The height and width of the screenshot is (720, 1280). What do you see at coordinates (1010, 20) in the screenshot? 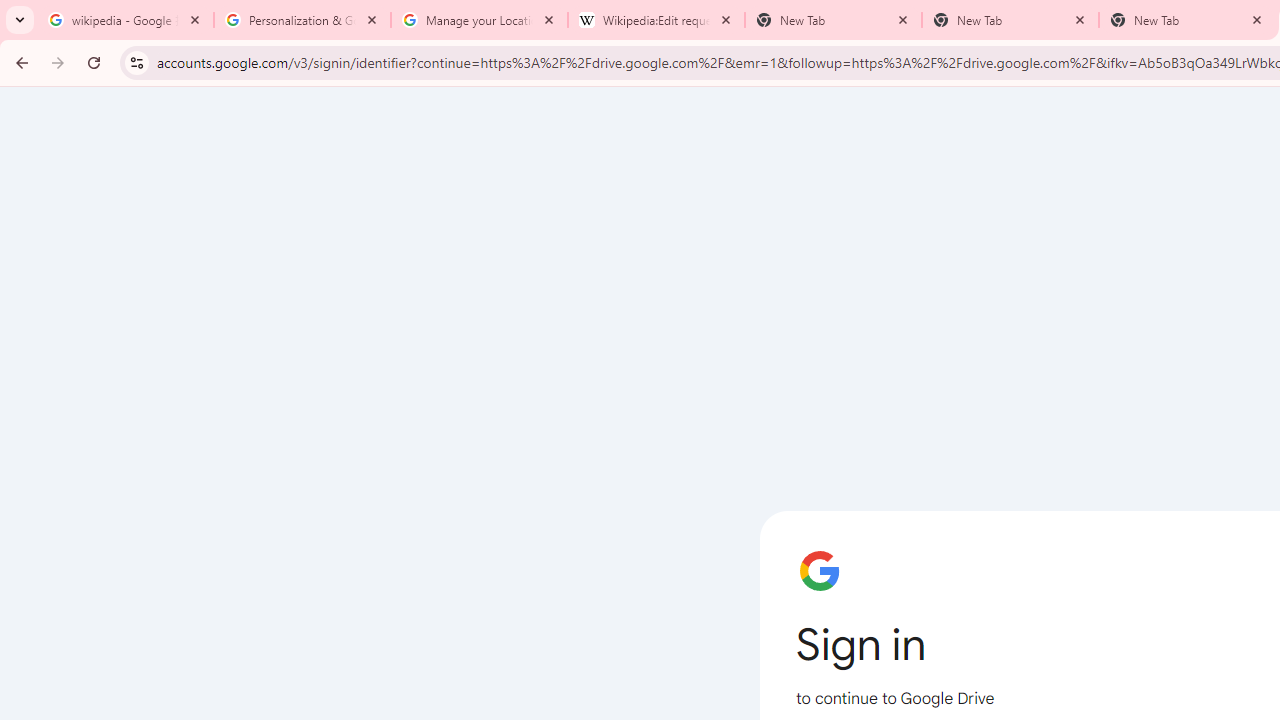
I see `'New Tab'` at bounding box center [1010, 20].